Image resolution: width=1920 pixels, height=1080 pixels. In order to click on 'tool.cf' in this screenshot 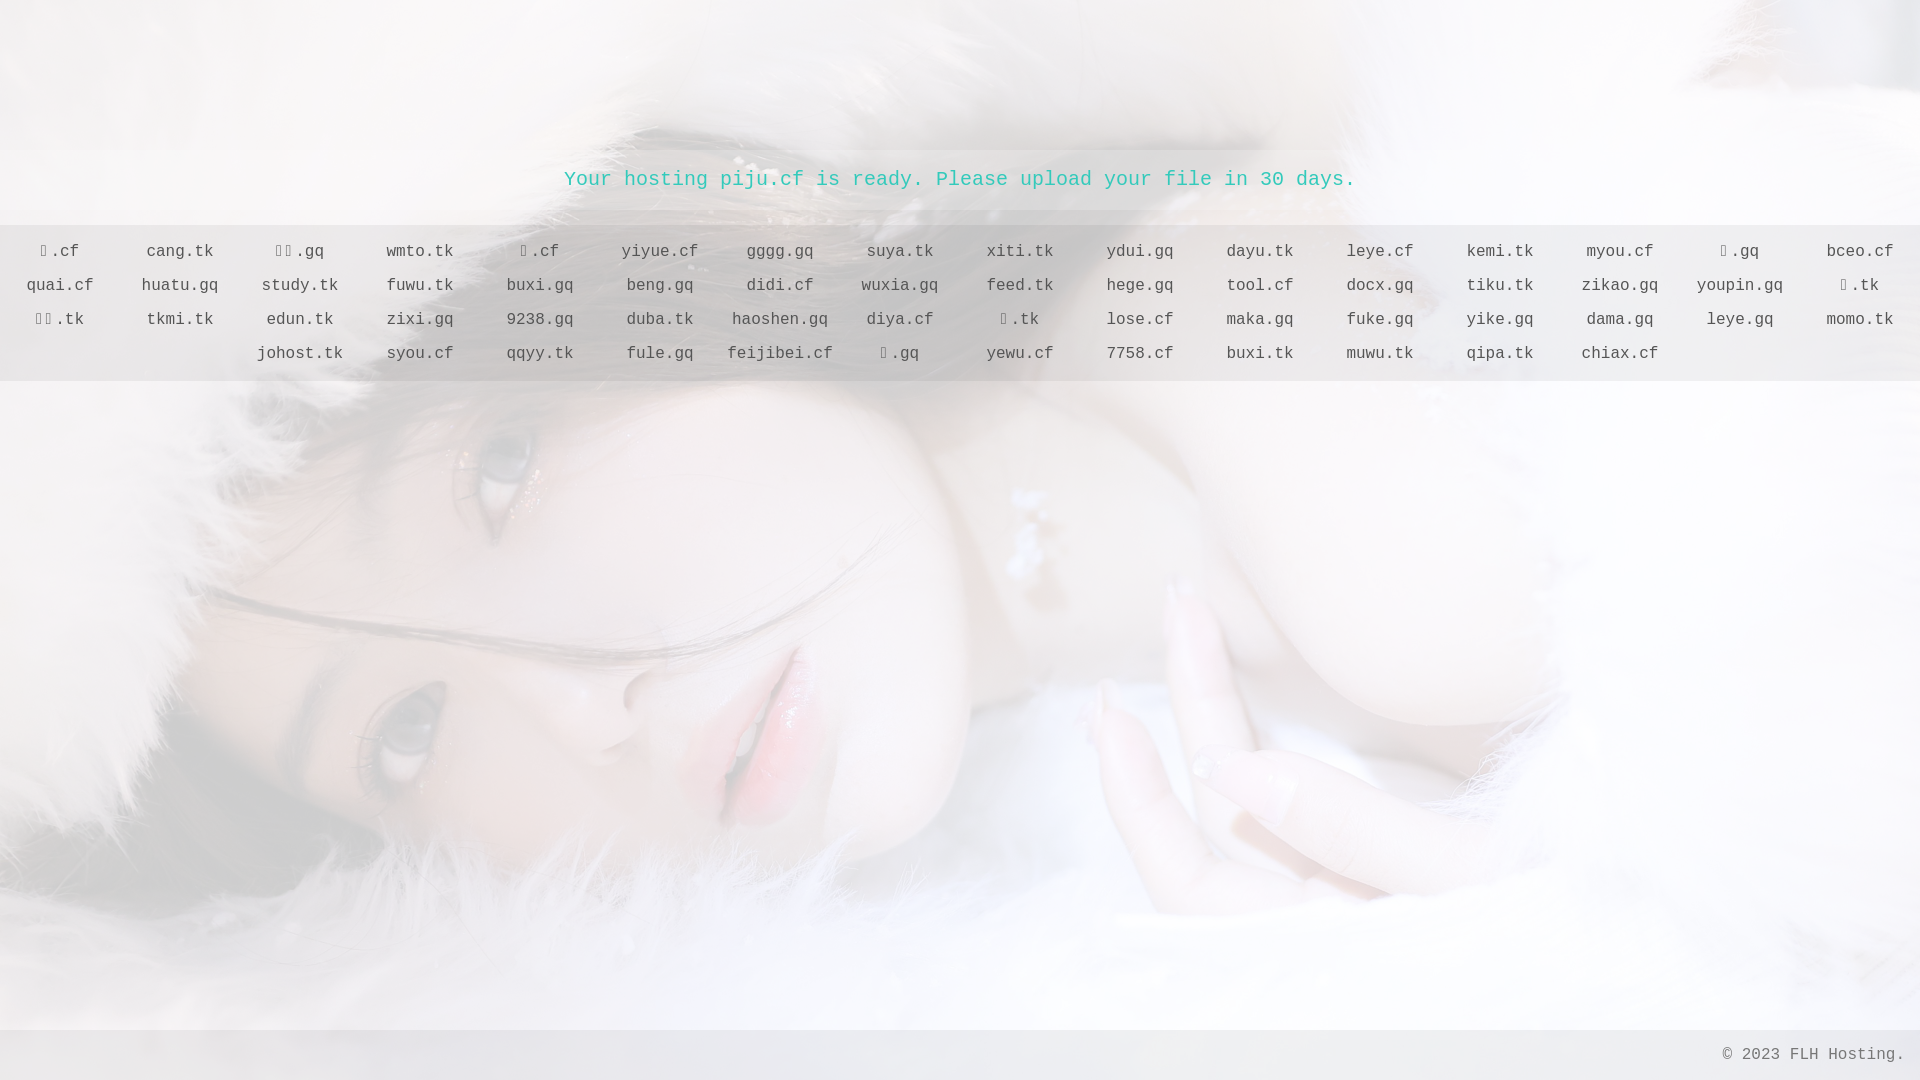, I will do `click(1258, 285)`.